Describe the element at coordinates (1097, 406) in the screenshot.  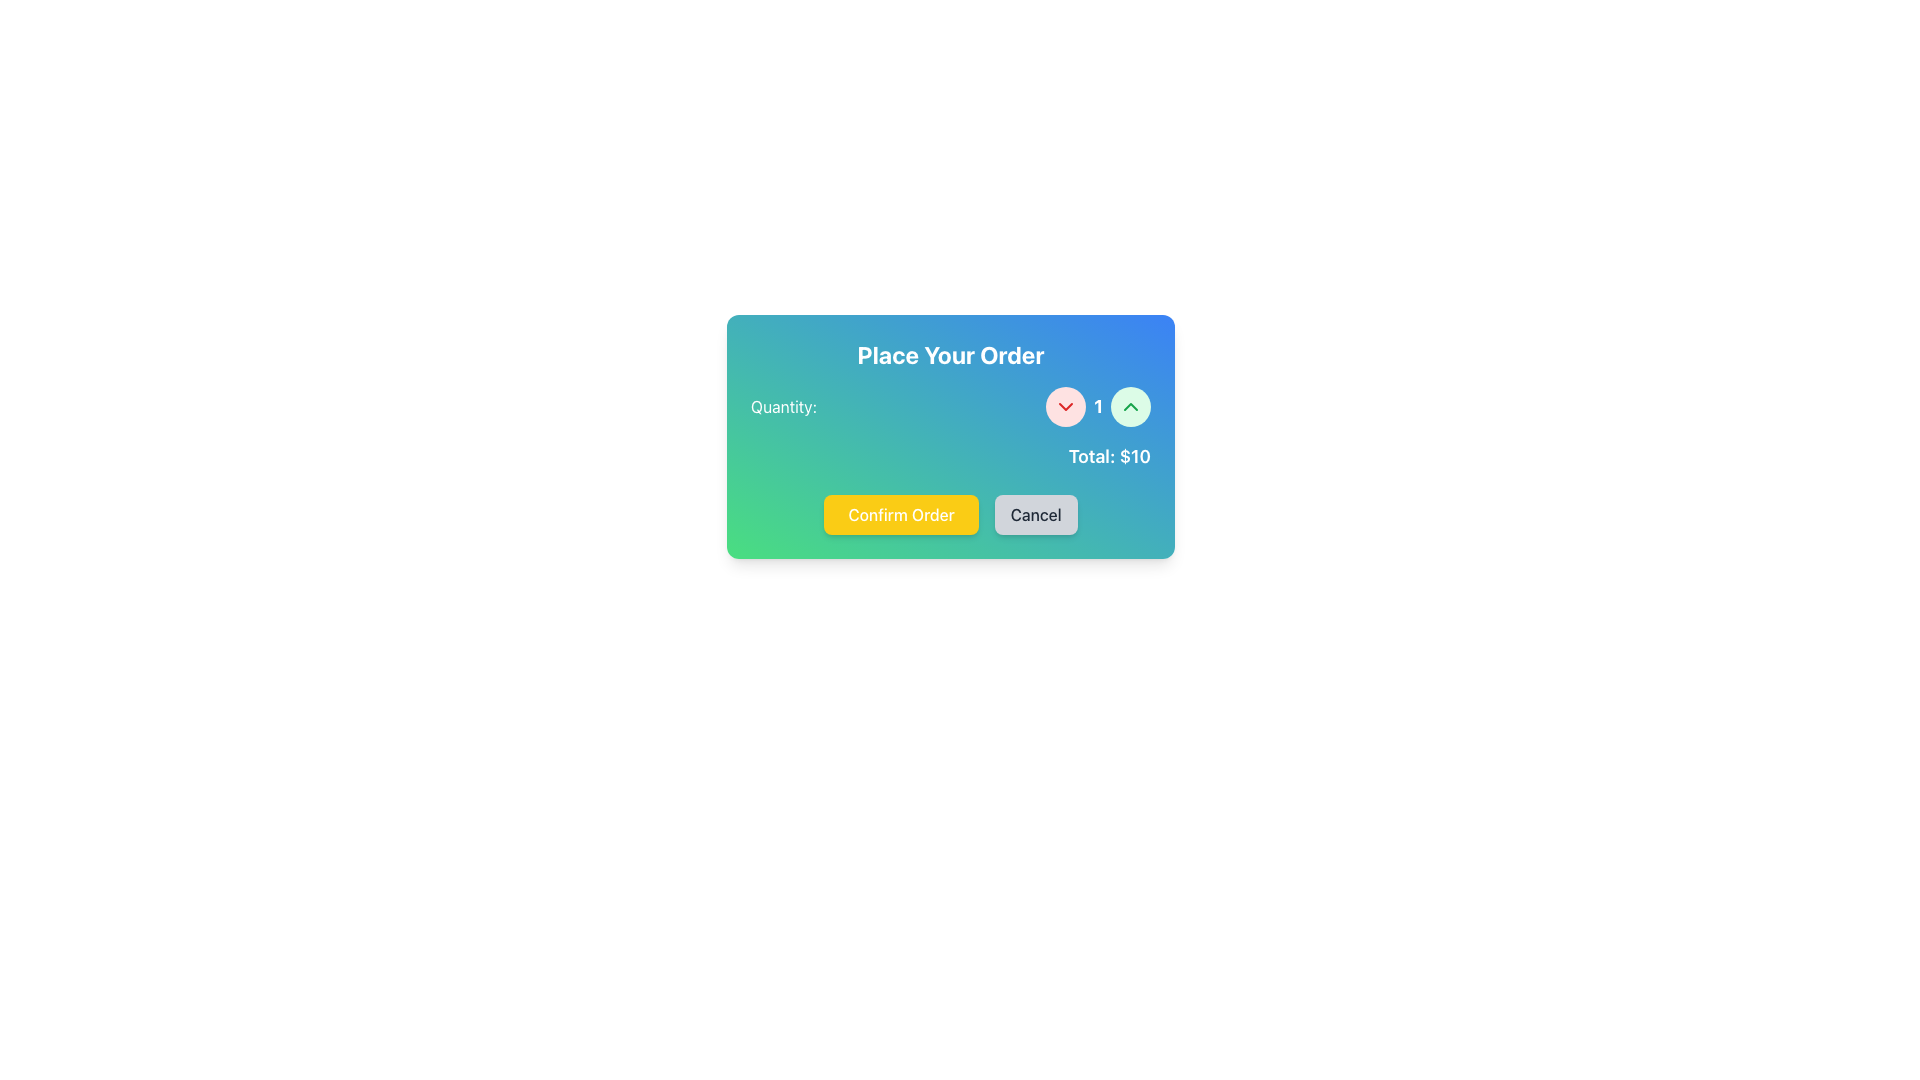
I see `the small, bold white text displaying the number '1' located between the red and green circular buttons in the dialog box under the heading 'Place Your Order'` at that location.